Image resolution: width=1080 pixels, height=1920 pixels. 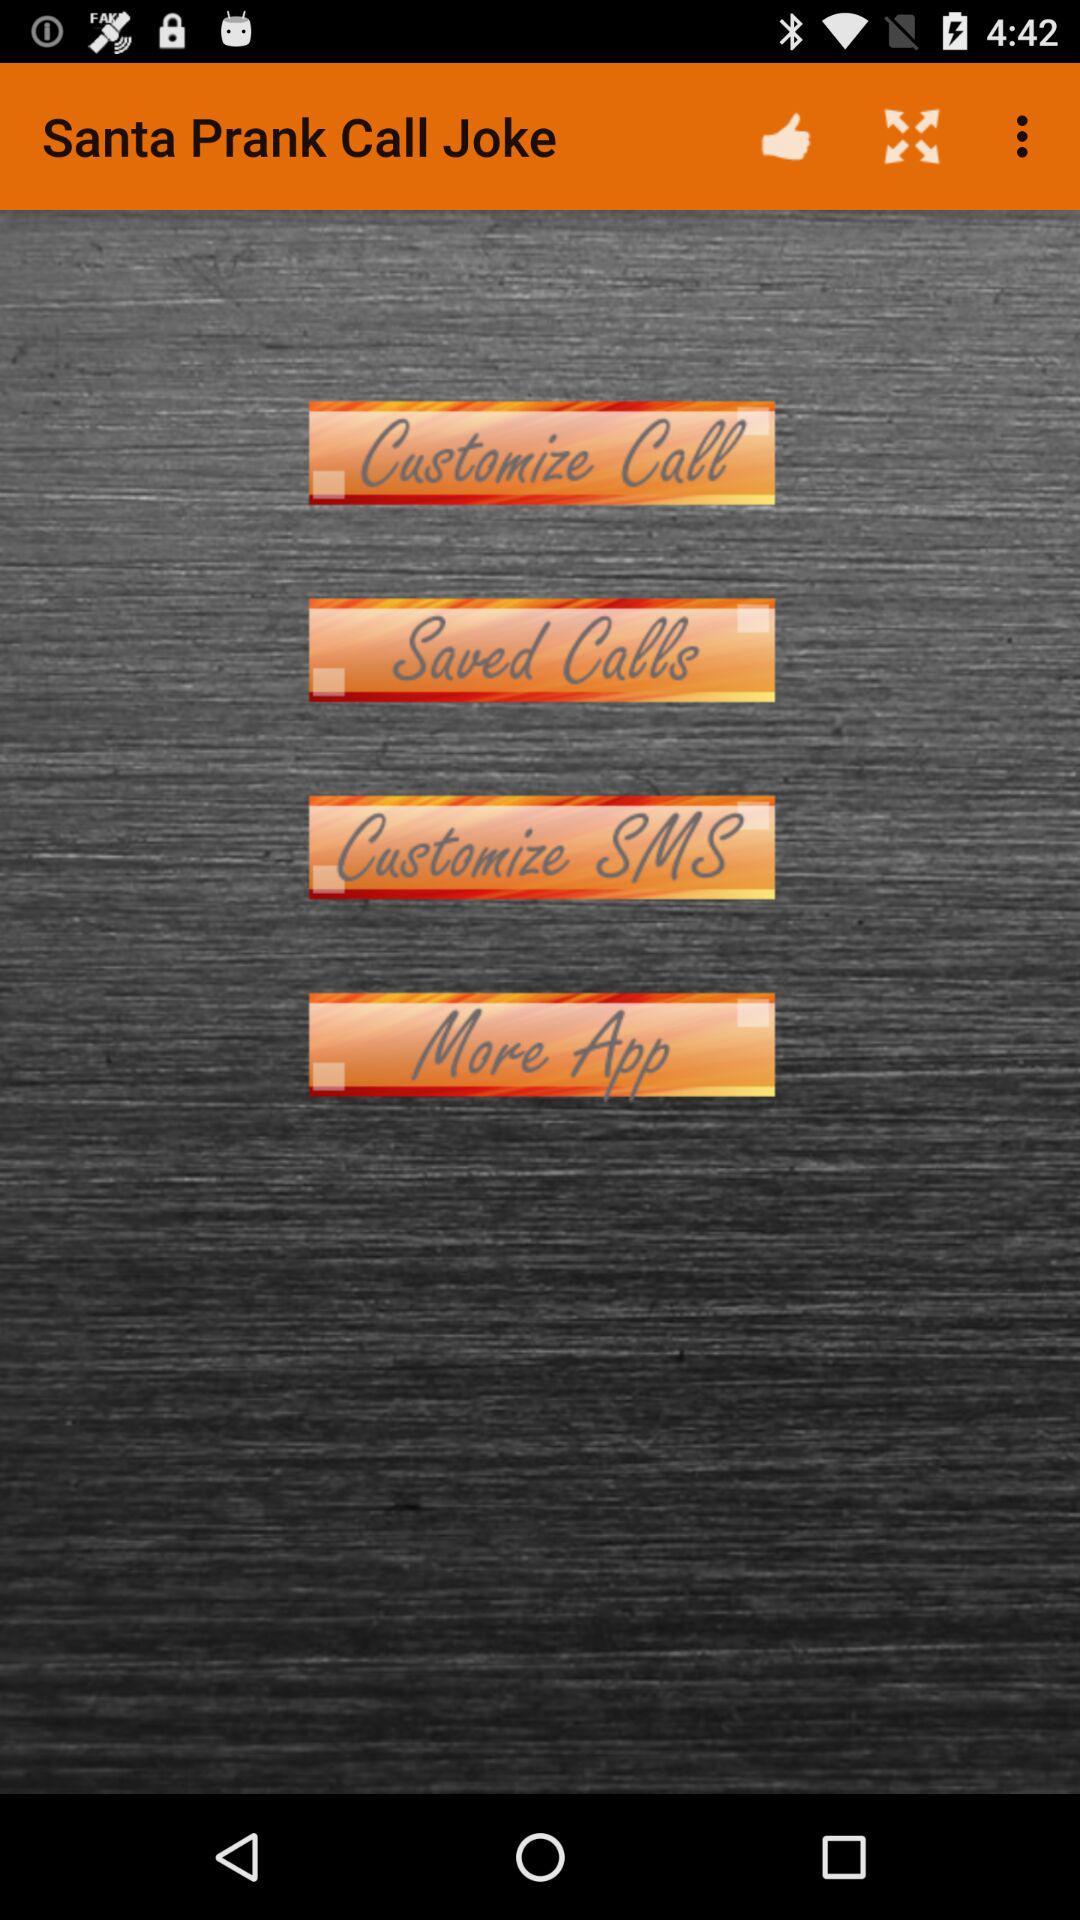 What do you see at coordinates (785, 135) in the screenshot?
I see `app to the right of santa prank call icon` at bounding box center [785, 135].